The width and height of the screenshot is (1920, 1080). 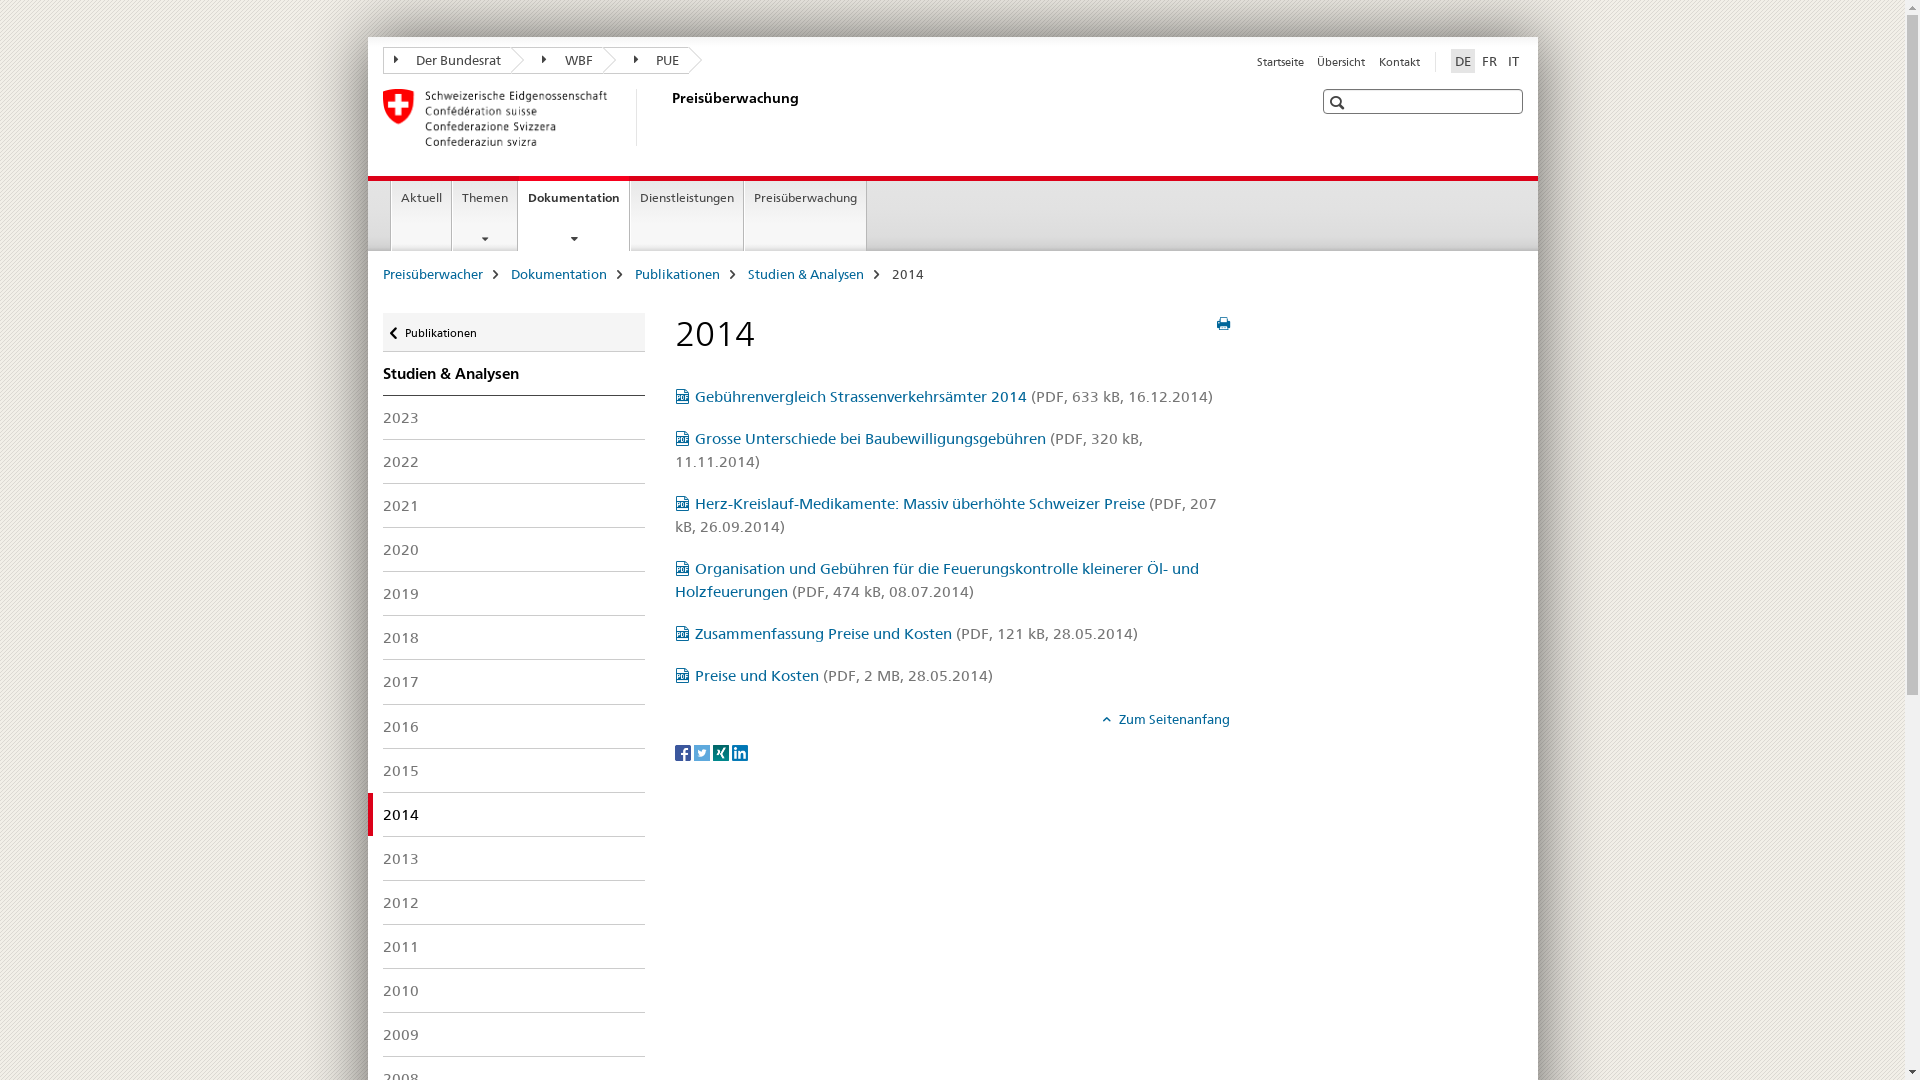 What do you see at coordinates (573, 213) in the screenshot?
I see `'Dokumentation` at bounding box center [573, 213].